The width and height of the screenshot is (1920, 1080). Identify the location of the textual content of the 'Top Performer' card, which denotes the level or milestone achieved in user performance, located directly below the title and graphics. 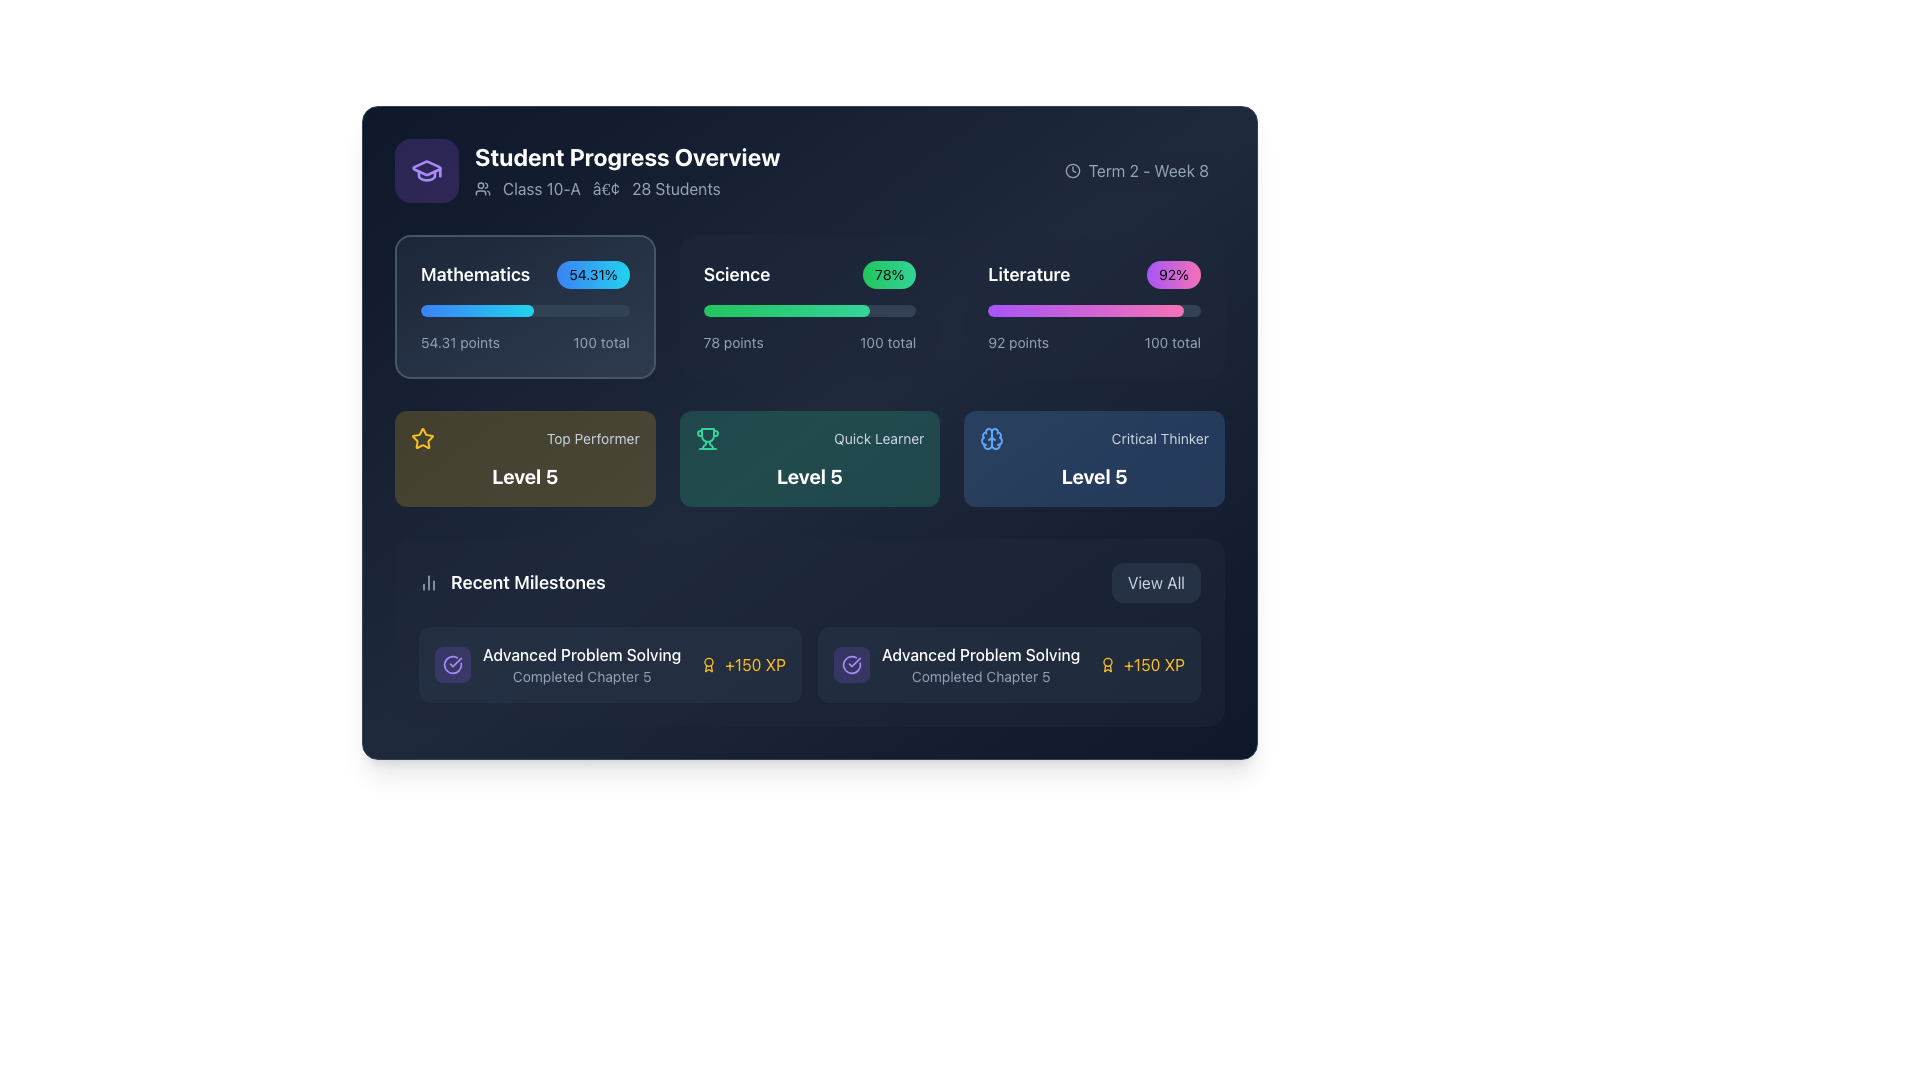
(525, 477).